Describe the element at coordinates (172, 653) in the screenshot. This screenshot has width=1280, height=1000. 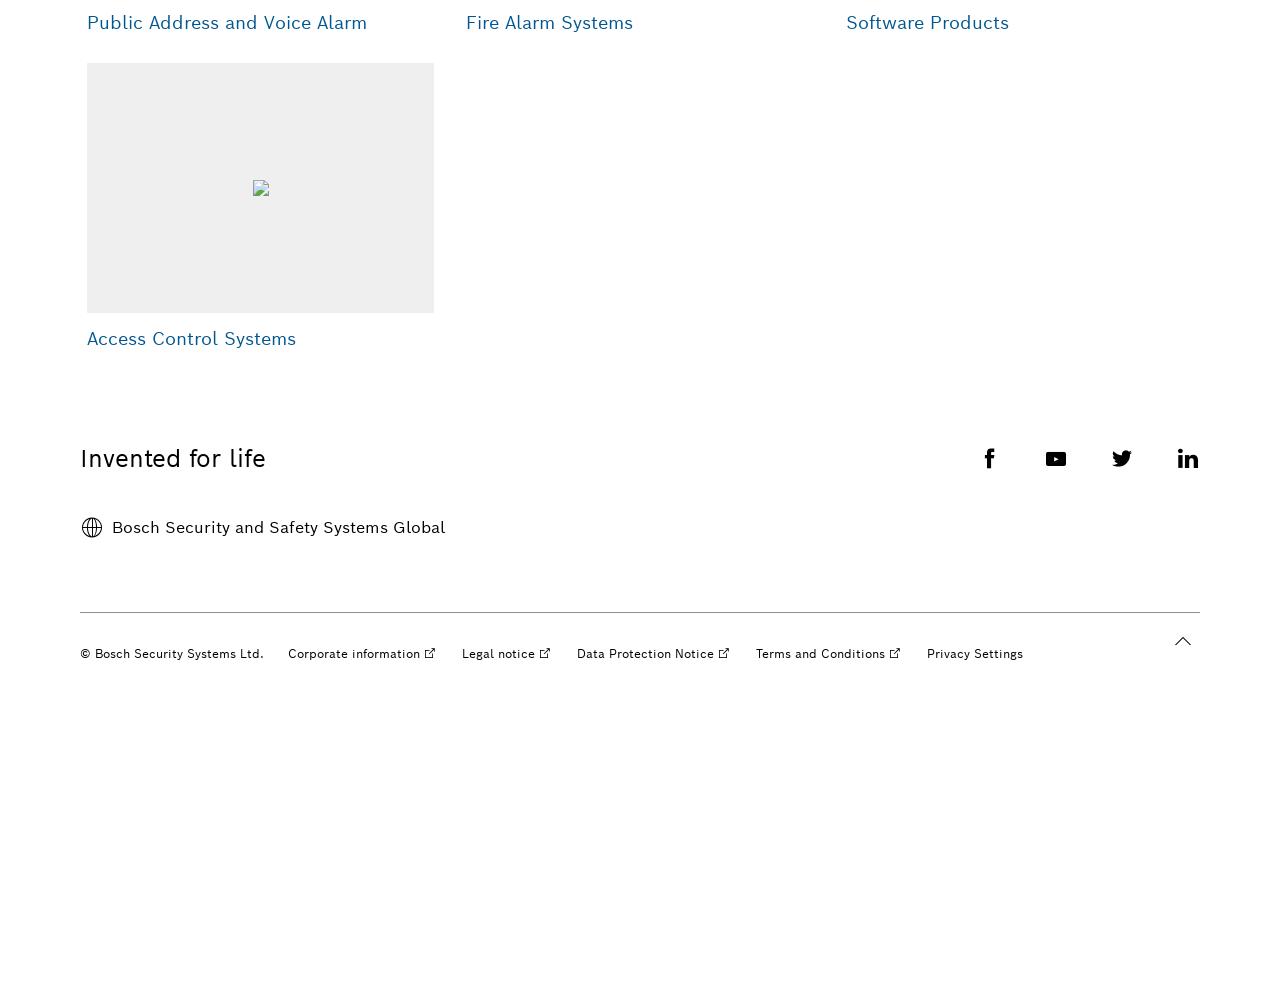
I see `'© Bosch Security Systems Ltd.'` at that location.